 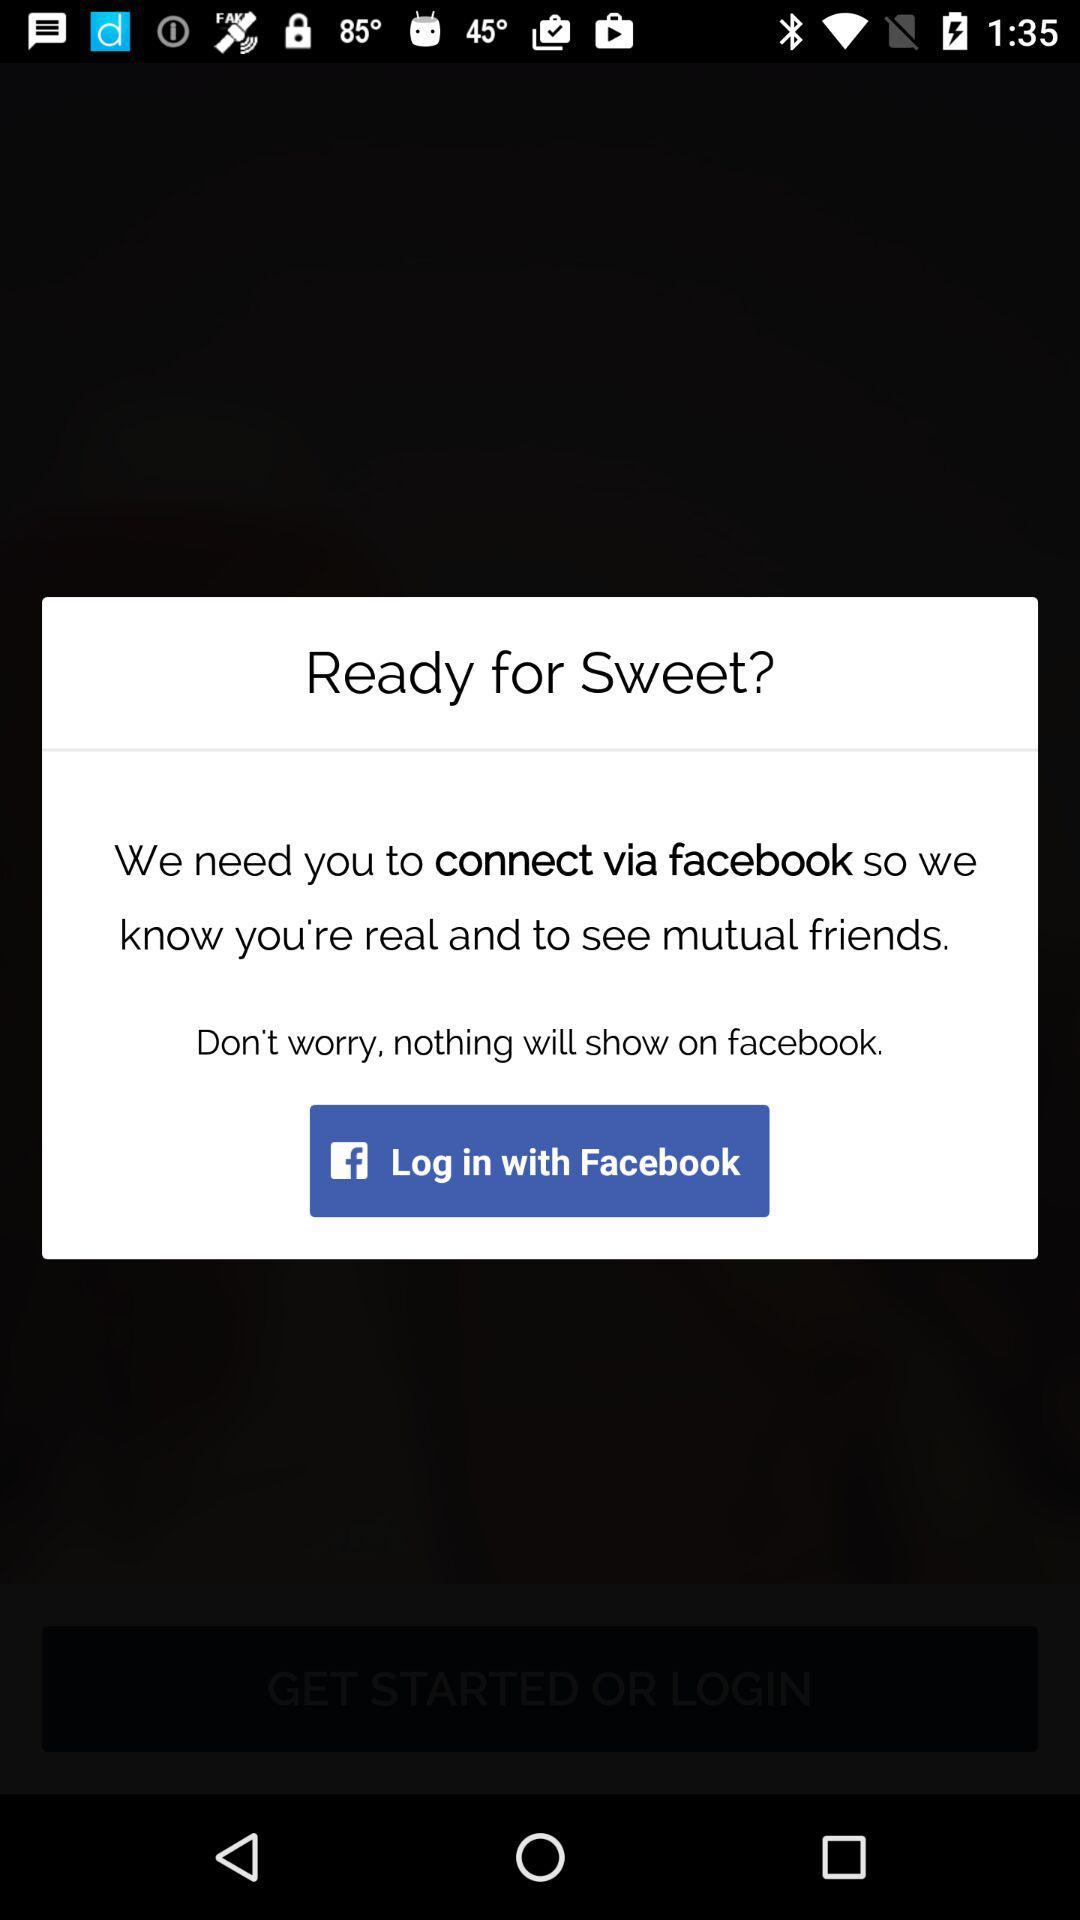 What do you see at coordinates (538, 1161) in the screenshot?
I see `the log in with` at bounding box center [538, 1161].